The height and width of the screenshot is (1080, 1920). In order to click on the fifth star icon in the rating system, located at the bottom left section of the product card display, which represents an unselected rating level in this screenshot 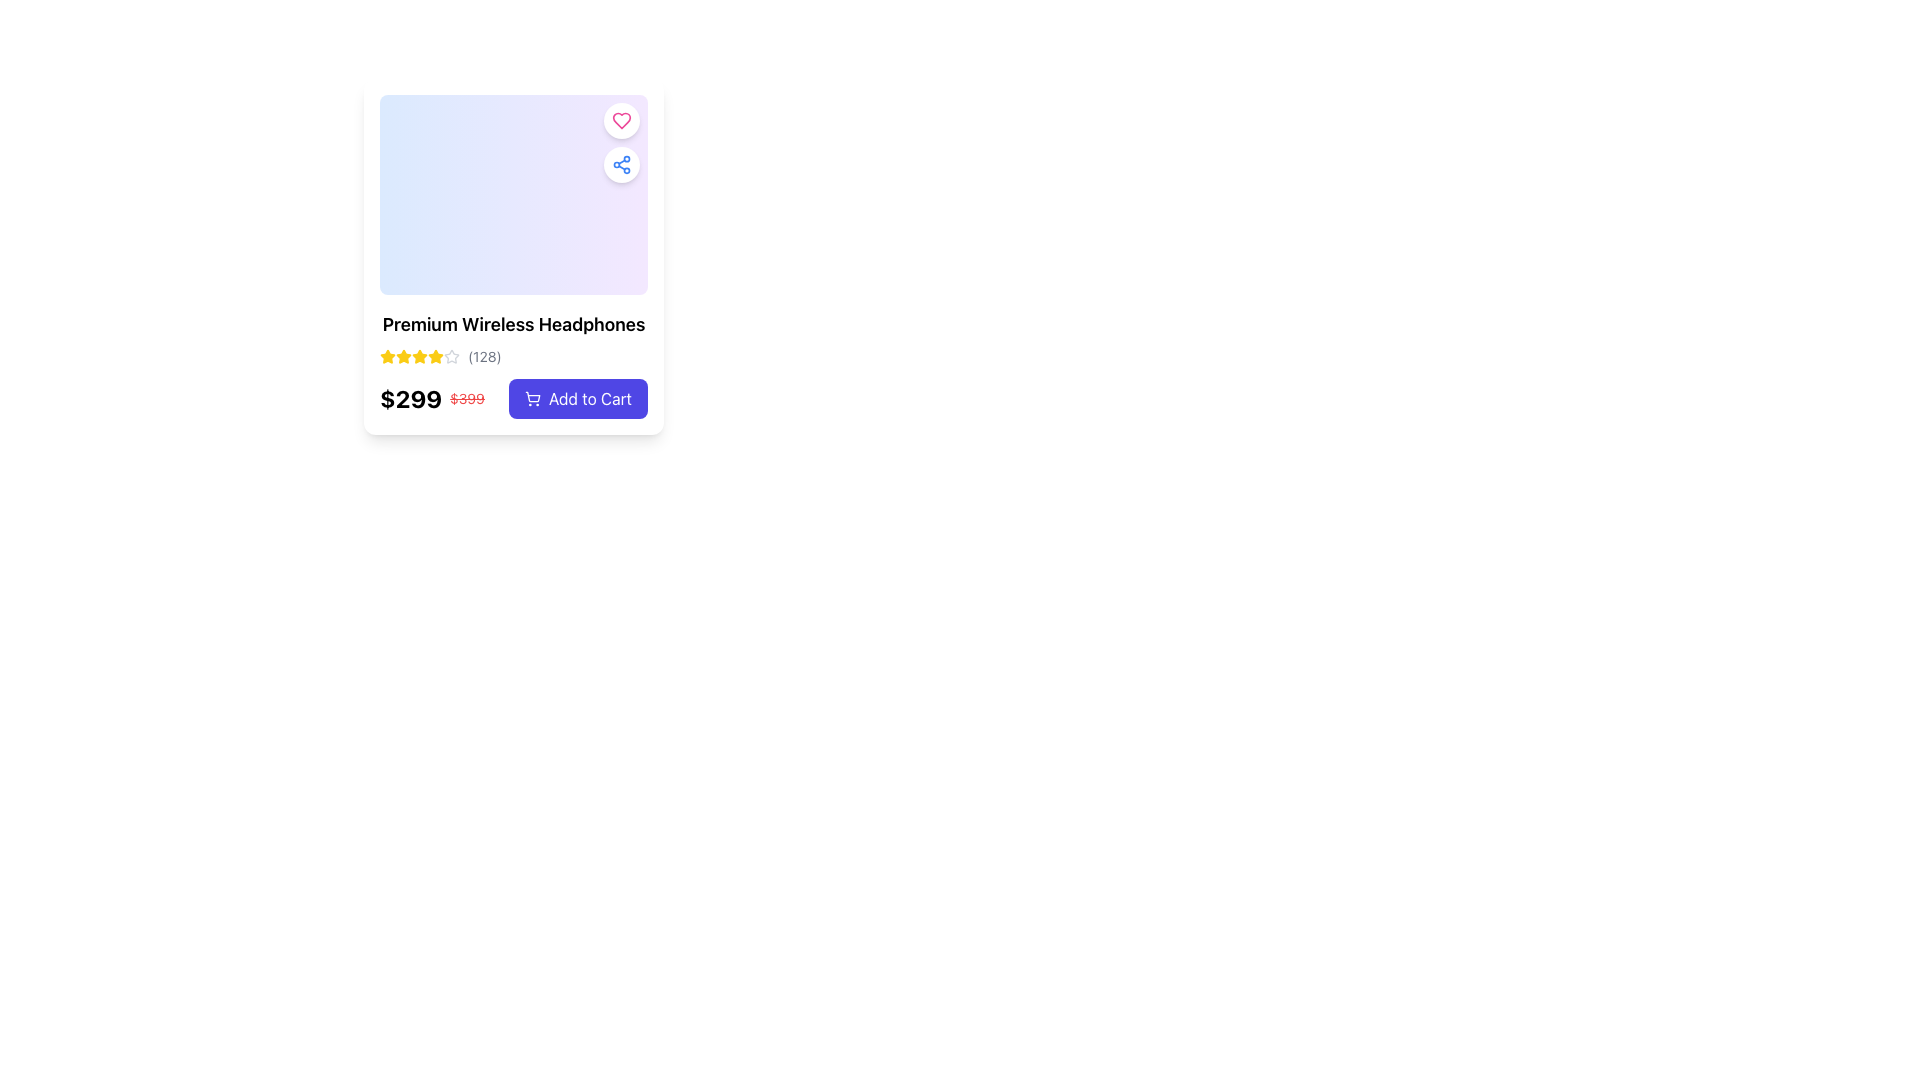, I will do `click(450, 356)`.